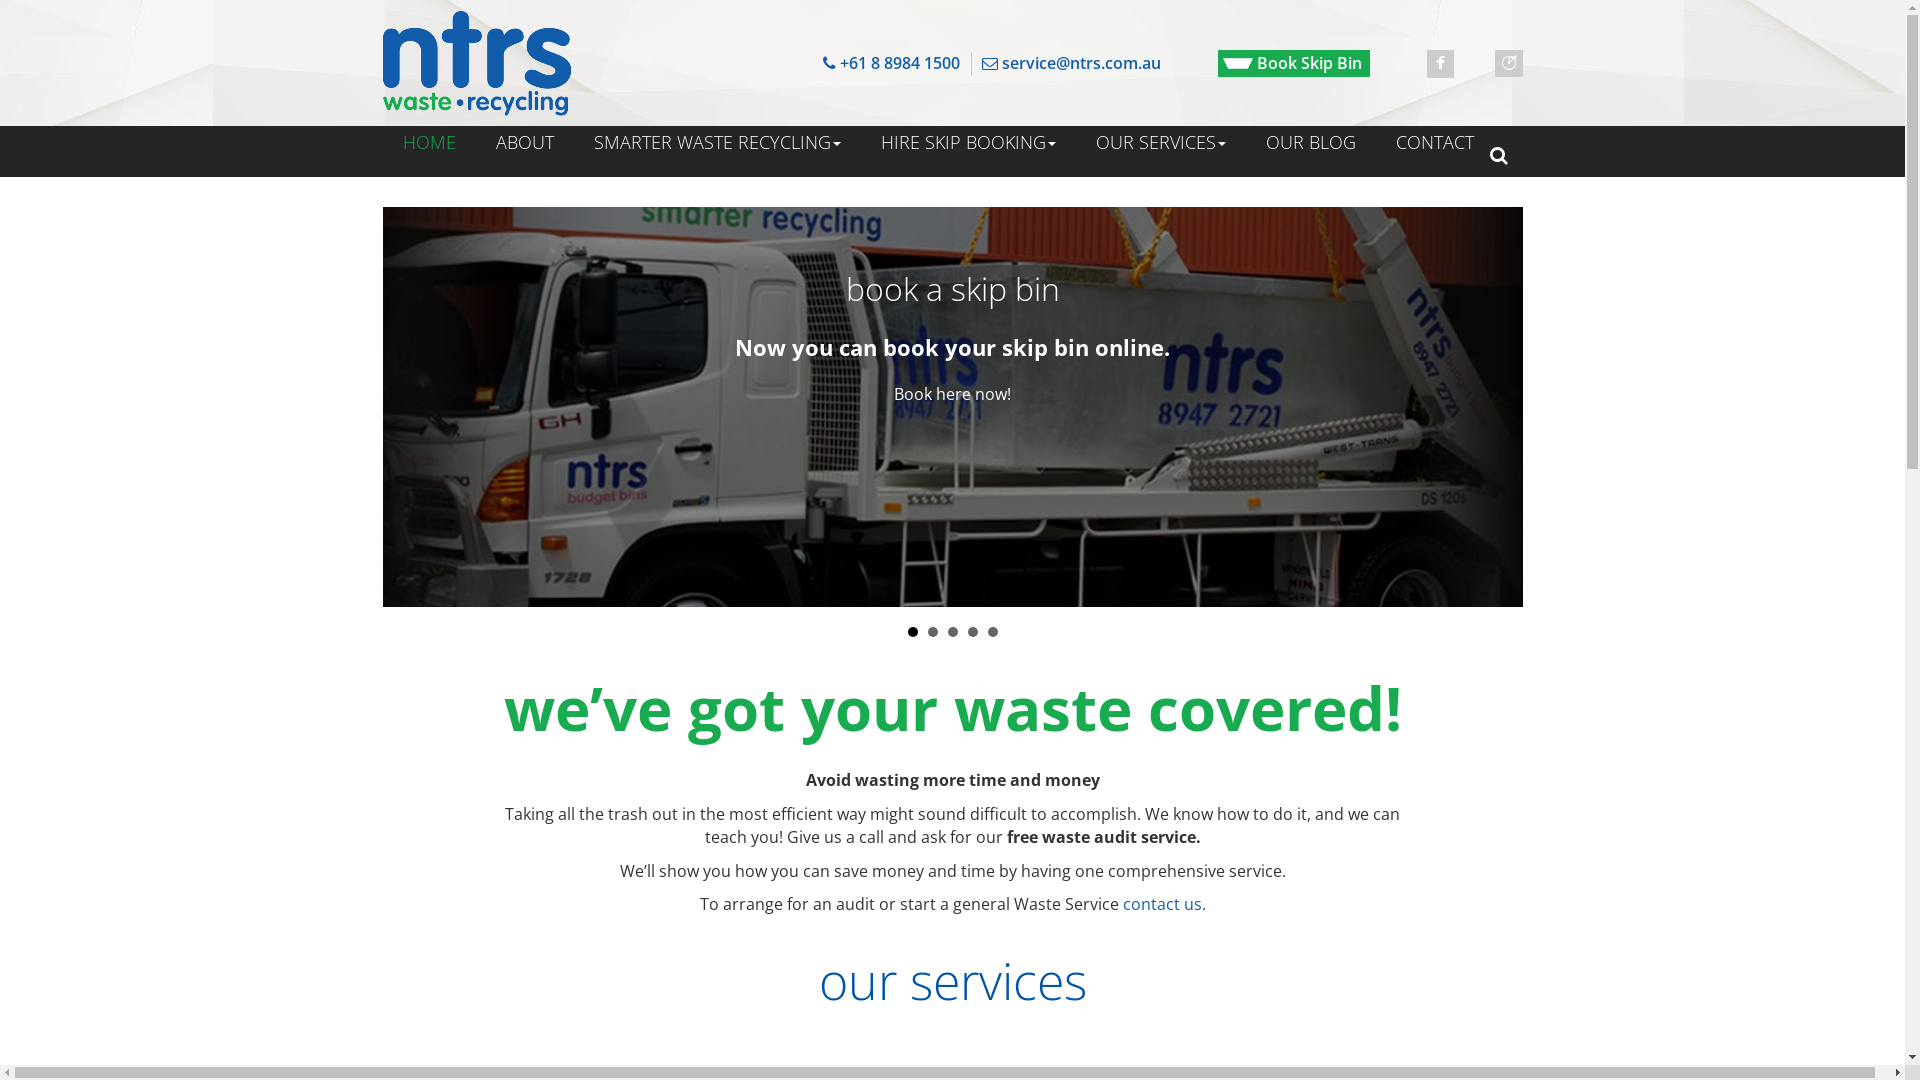 This screenshot has height=1080, width=1920. I want to click on 'Book here now!', so click(951, 393).